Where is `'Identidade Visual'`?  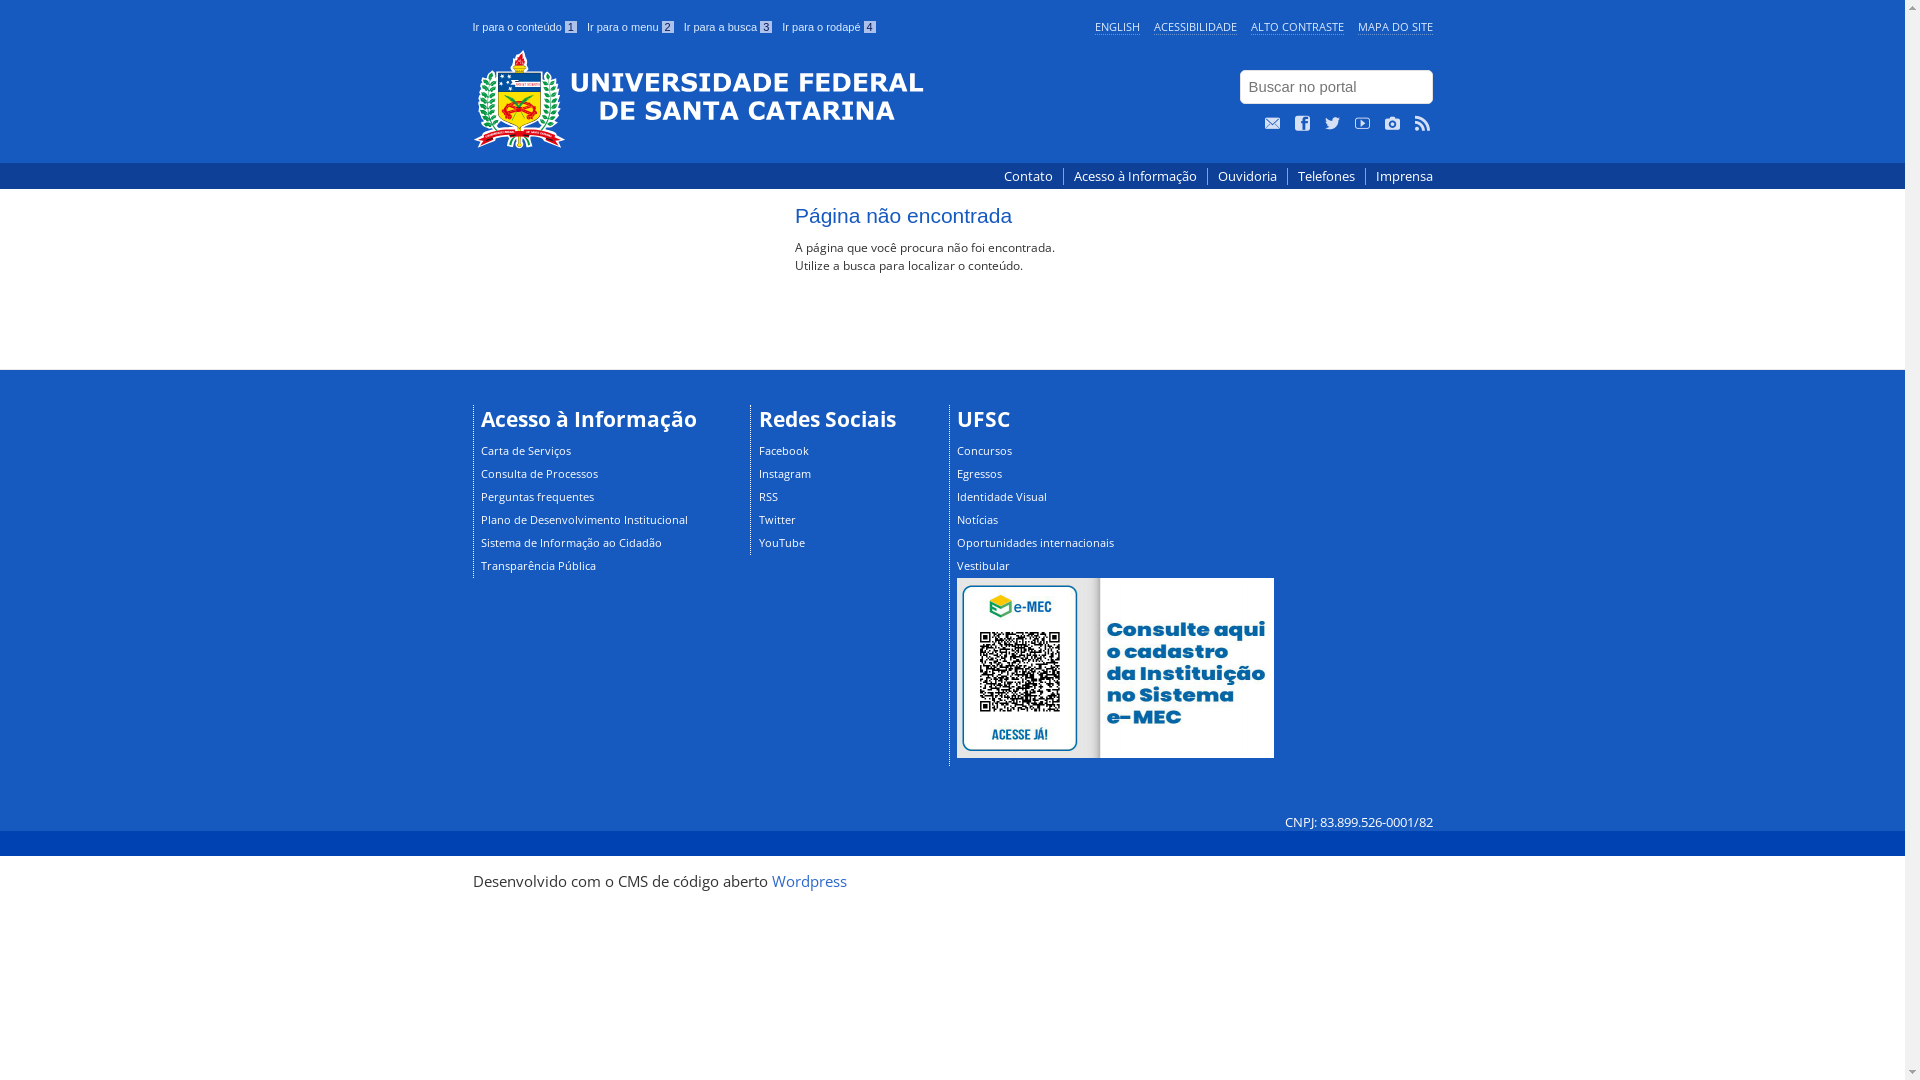 'Identidade Visual' is located at coordinates (955, 495).